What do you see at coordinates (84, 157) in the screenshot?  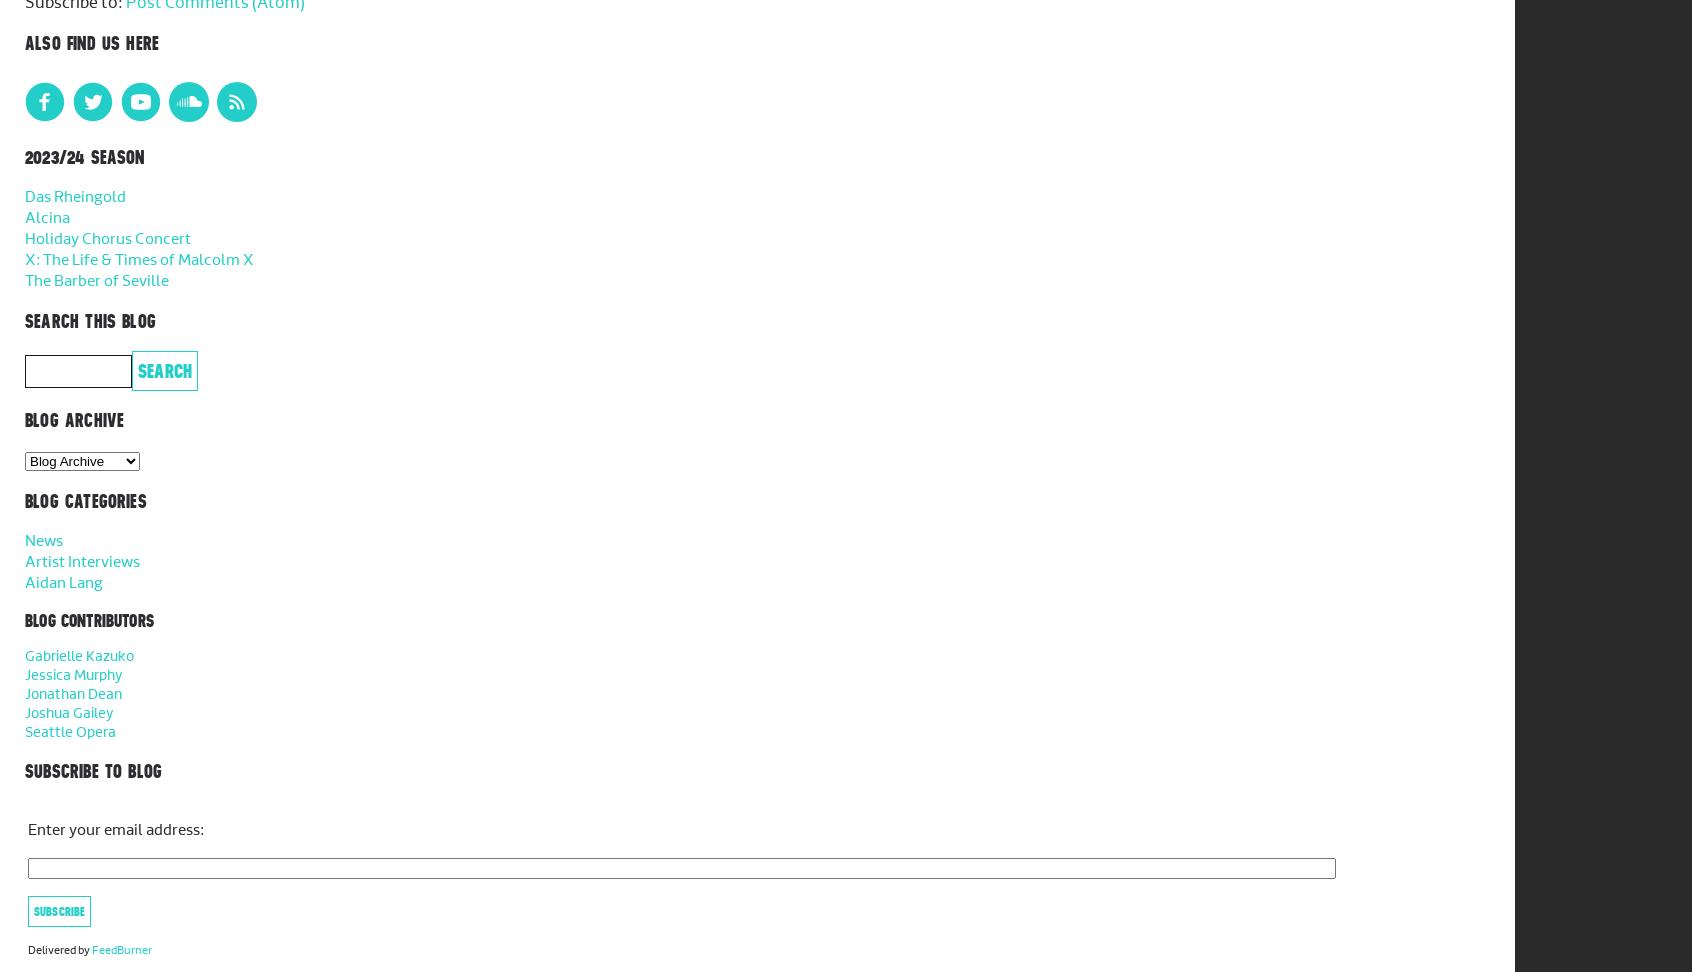 I see `'2023/24 Season'` at bounding box center [84, 157].